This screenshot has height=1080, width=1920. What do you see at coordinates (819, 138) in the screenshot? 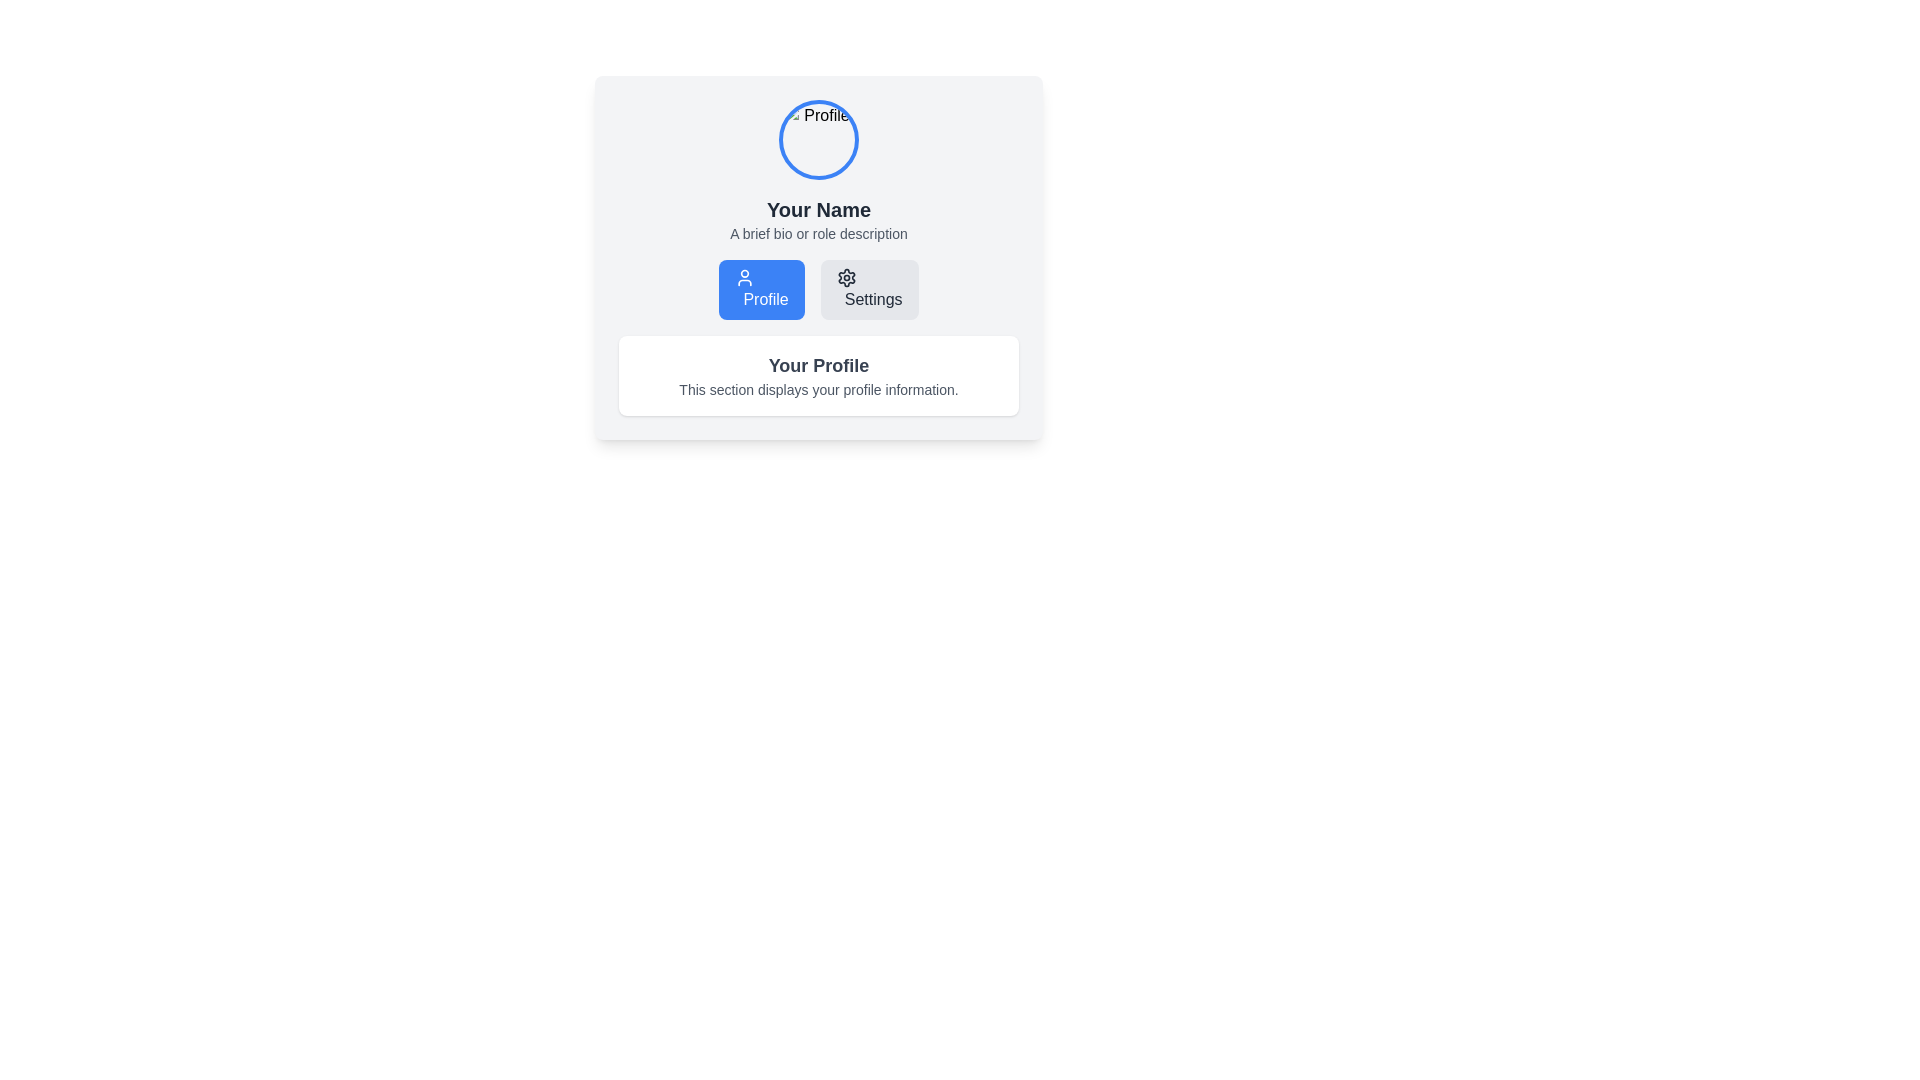
I see `the circular profile picture with a blue border located at the top-center of the card layout` at bounding box center [819, 138].